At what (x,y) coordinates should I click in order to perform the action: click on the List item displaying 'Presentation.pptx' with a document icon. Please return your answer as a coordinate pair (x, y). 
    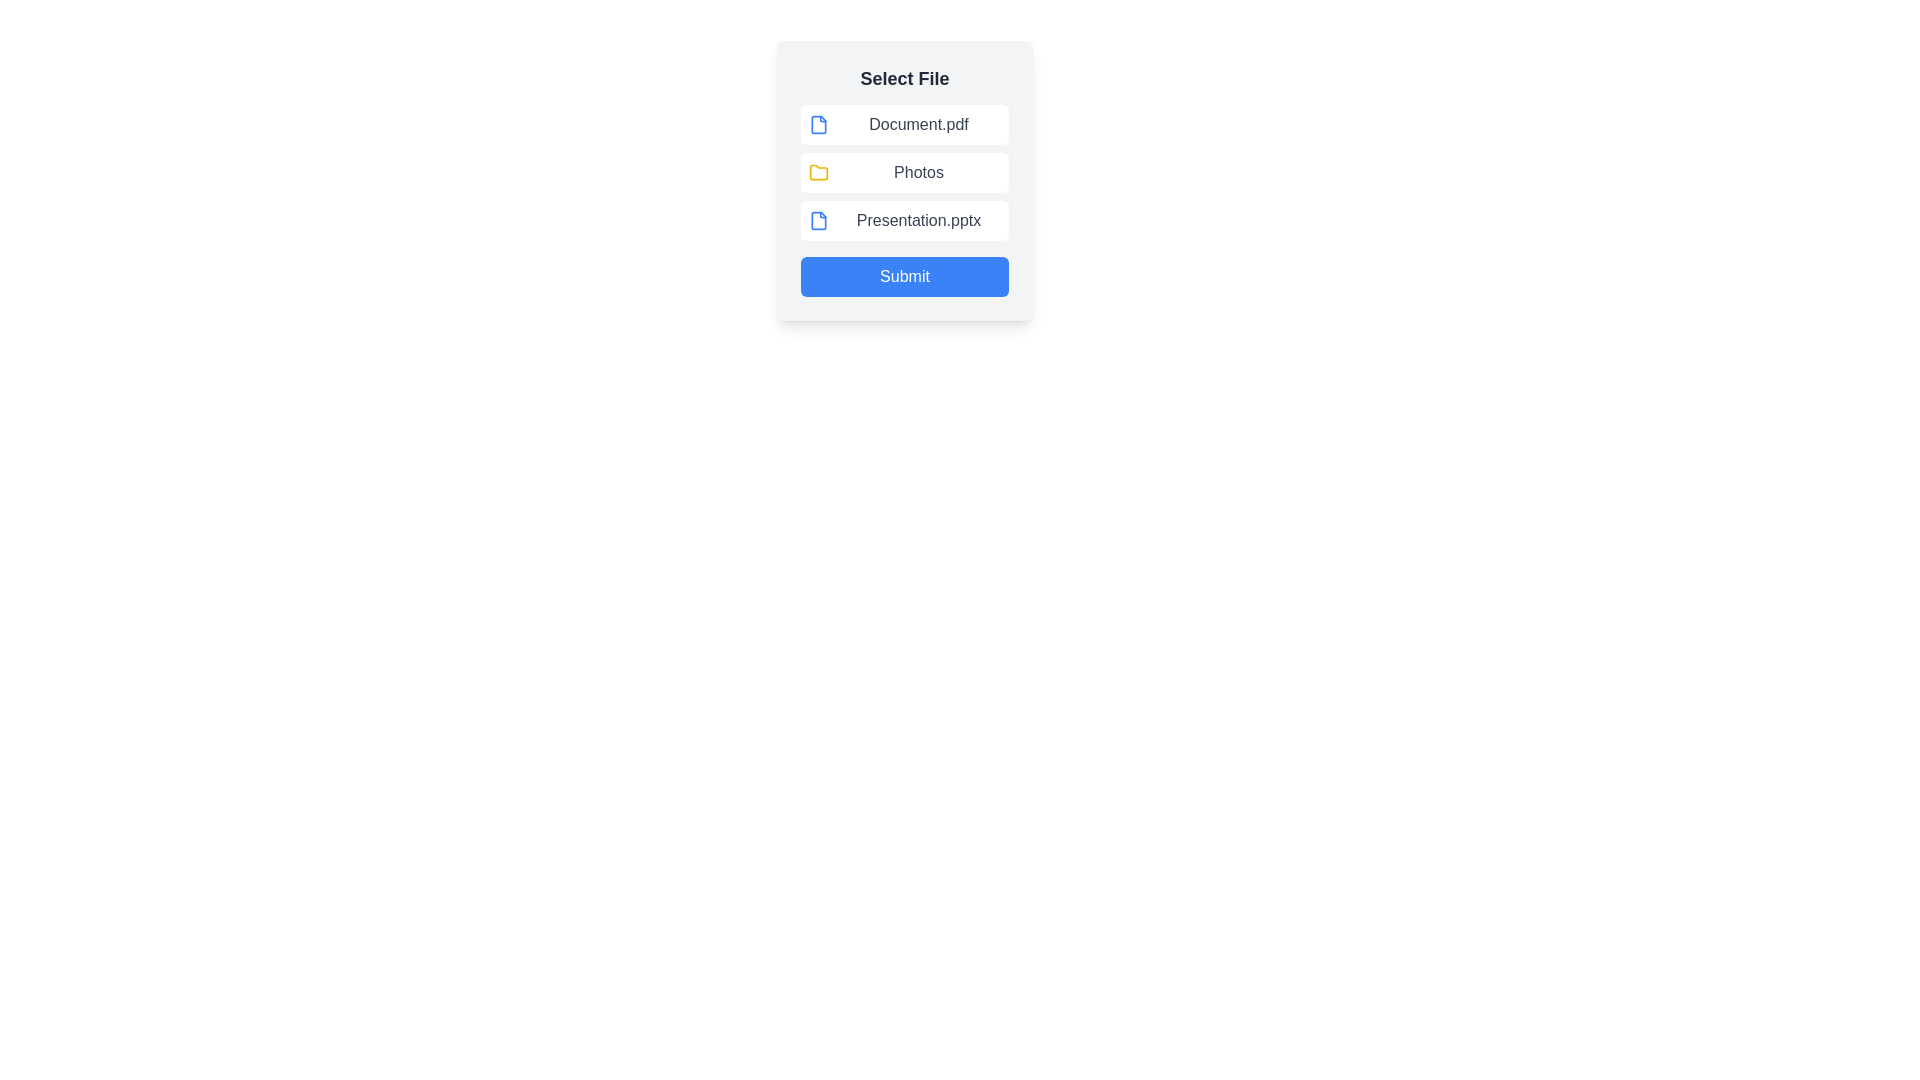
    Looking at the image, I should click on (904, 220).